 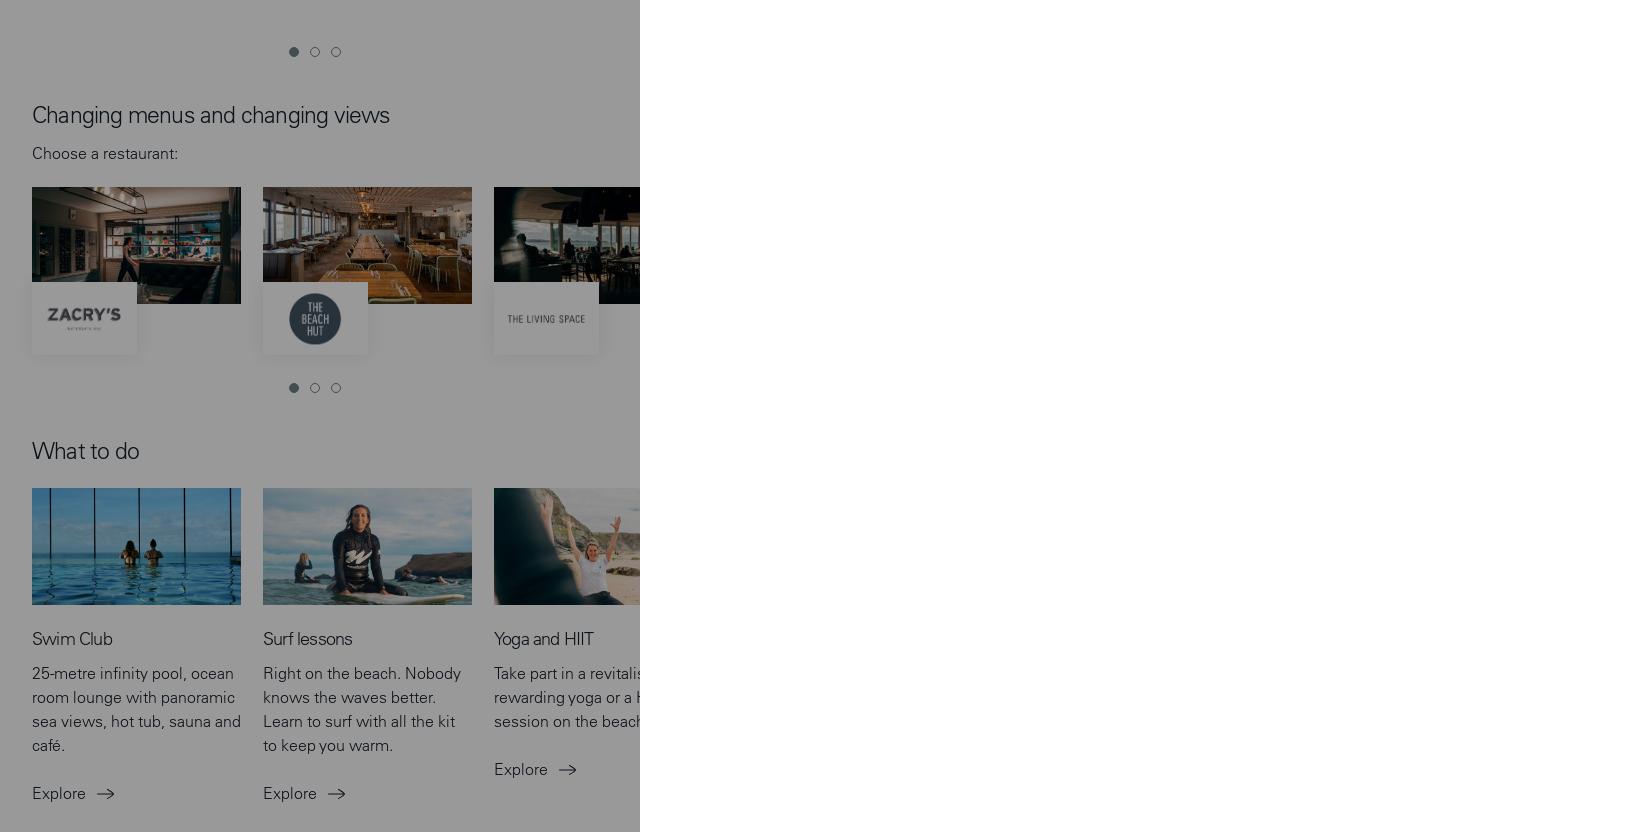 I want to click on 'Coastal and beach walks from the doorstep of the hotel and further afield.', so click(x=1043, y=251).